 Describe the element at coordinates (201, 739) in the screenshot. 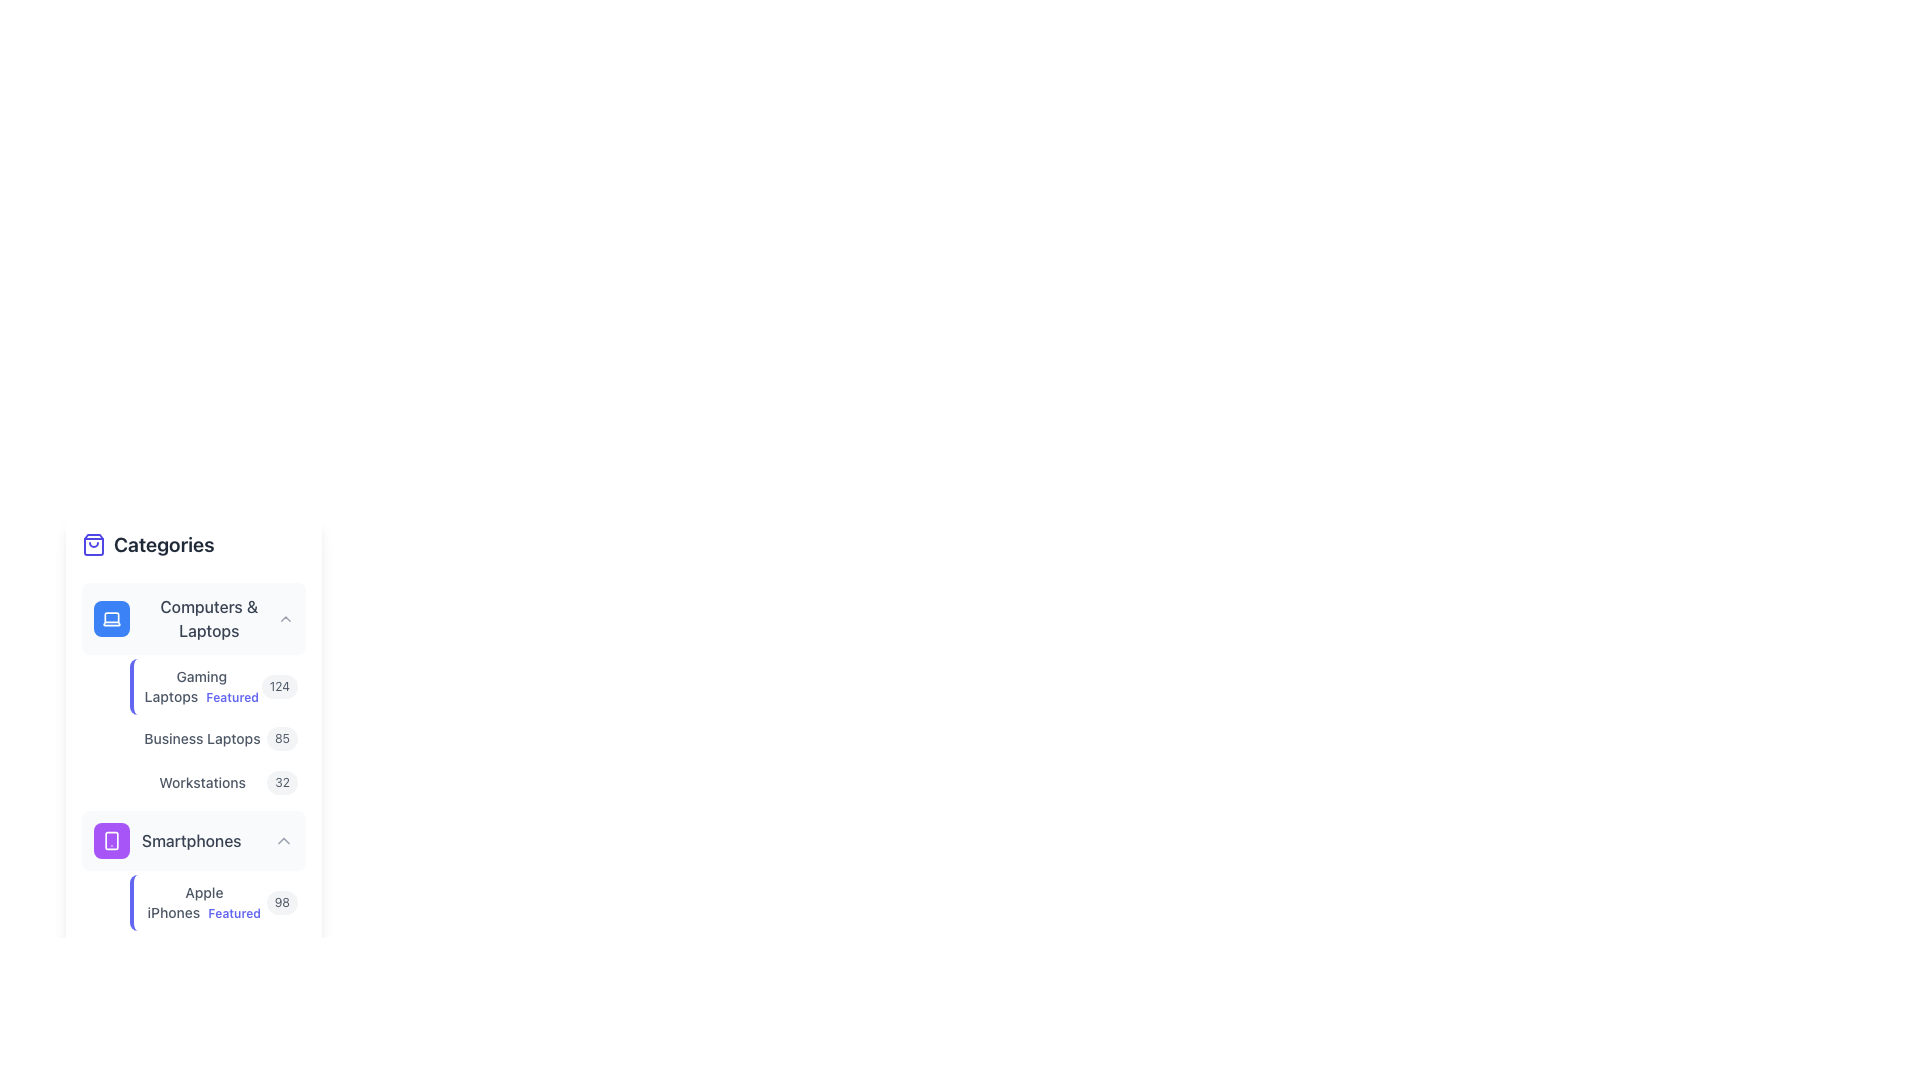

I see `the 'Business Laptops' hyperlink, which is styled in gray and appears as the second item in the 'Computers & Laptops' category menu` at that location.